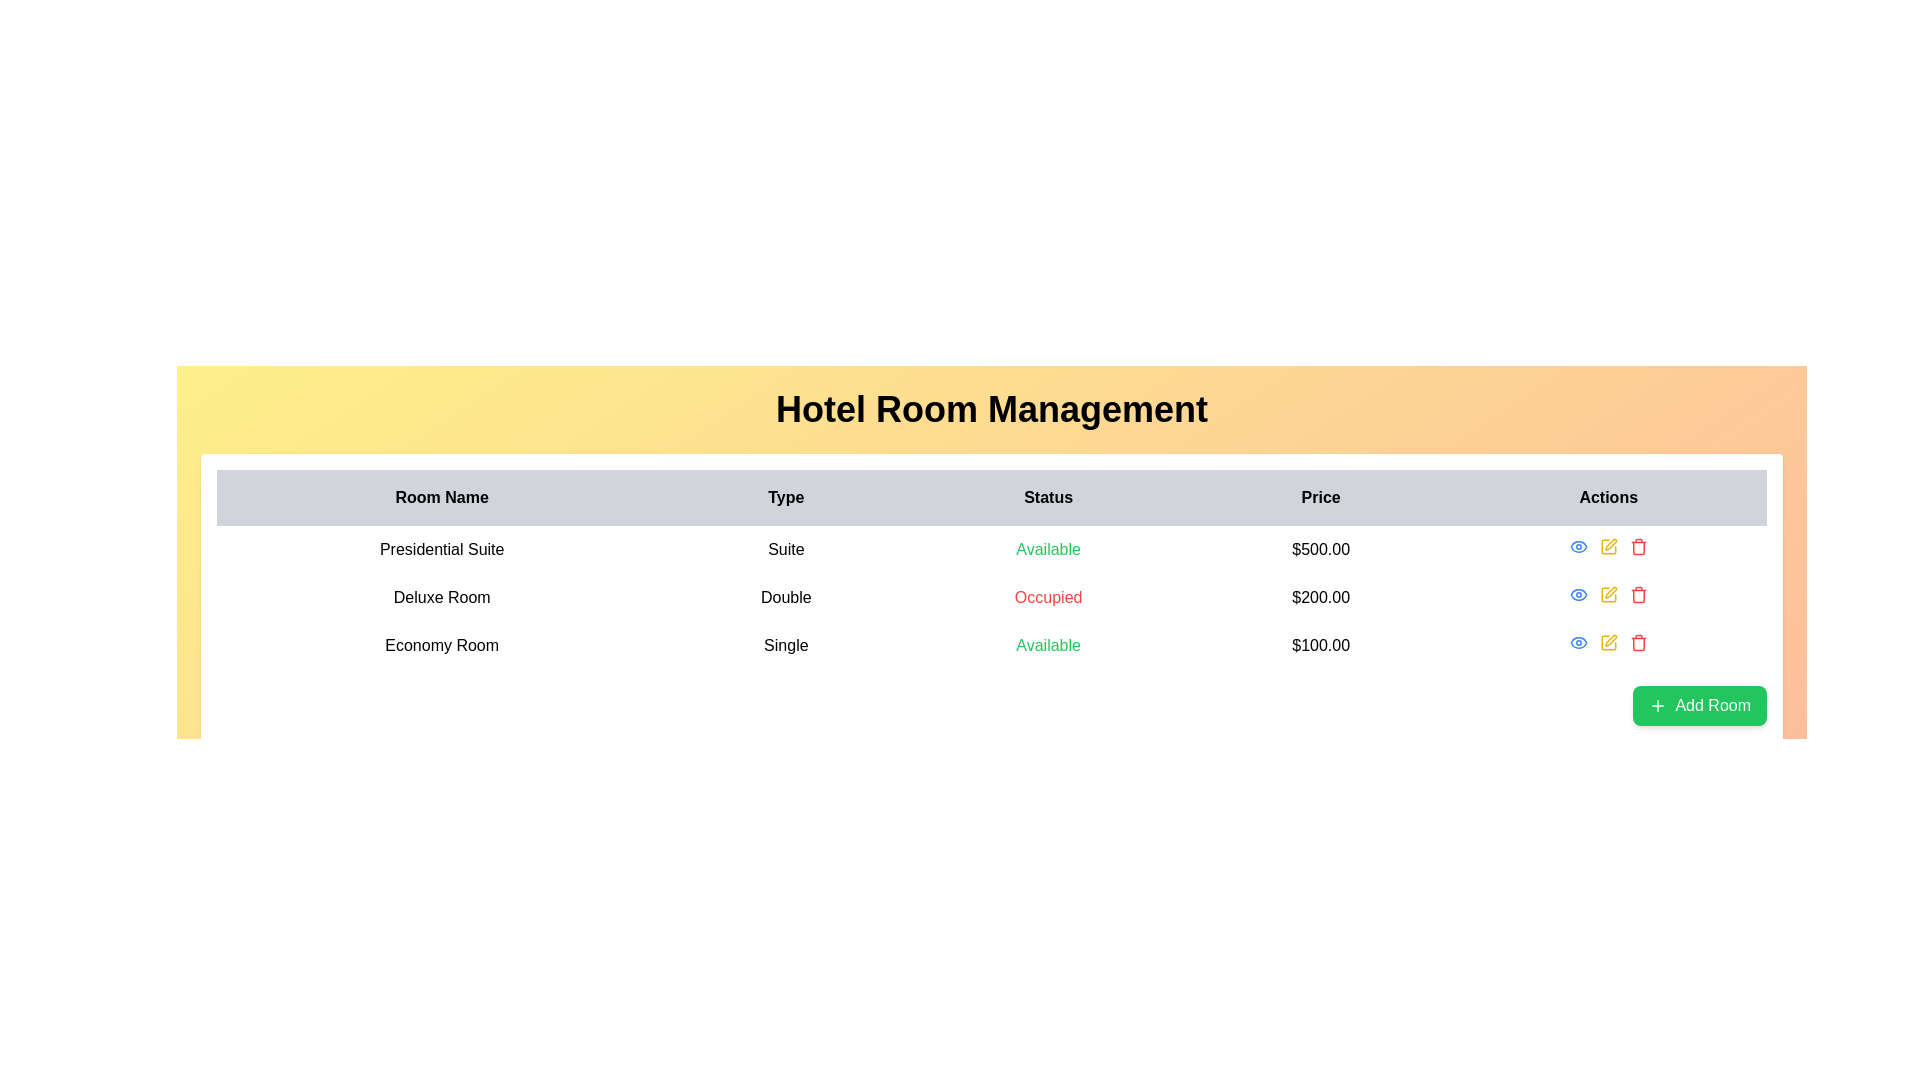 The width and height of the screenshot is (1920, 1080). I want to click on the Toolbar with action icons located in the Actions column of the row associated with the 'Presidential Suite', so click(1608, 547).